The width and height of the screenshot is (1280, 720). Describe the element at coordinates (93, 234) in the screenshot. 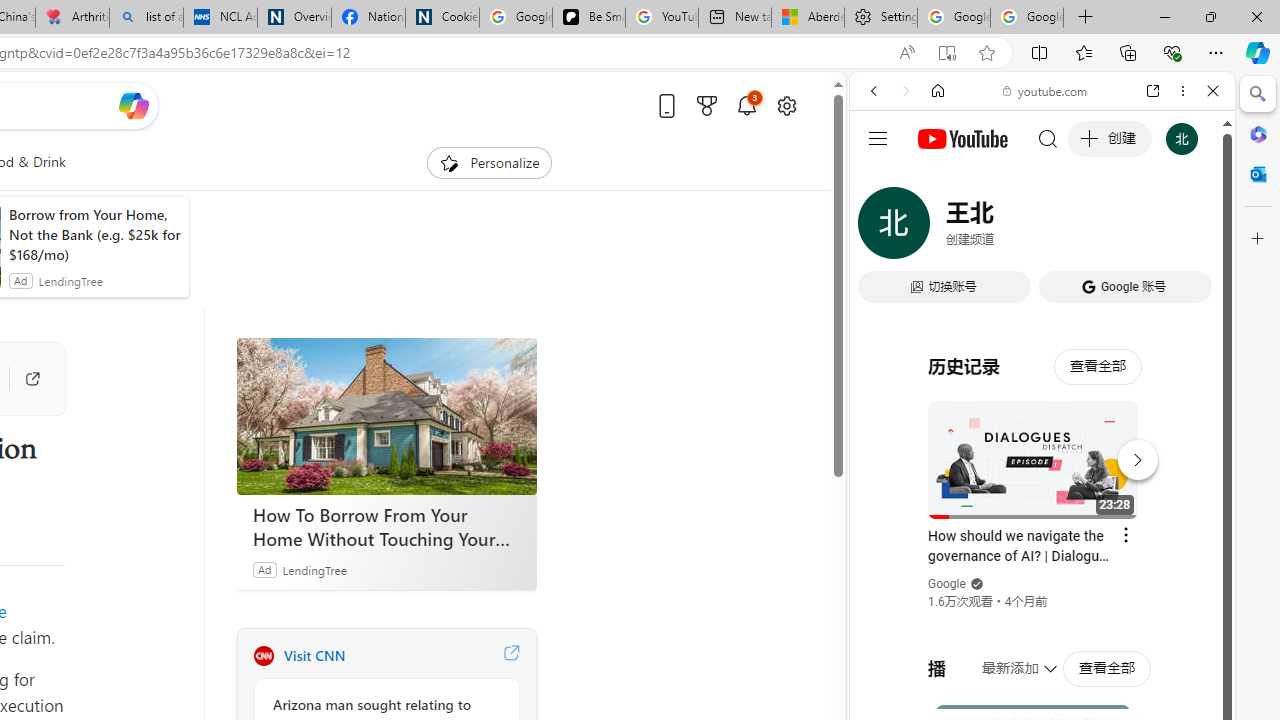

I see `'Borrow from Your Home, Not the Bank (e.g. $25k for $168/mo)'` at that location.